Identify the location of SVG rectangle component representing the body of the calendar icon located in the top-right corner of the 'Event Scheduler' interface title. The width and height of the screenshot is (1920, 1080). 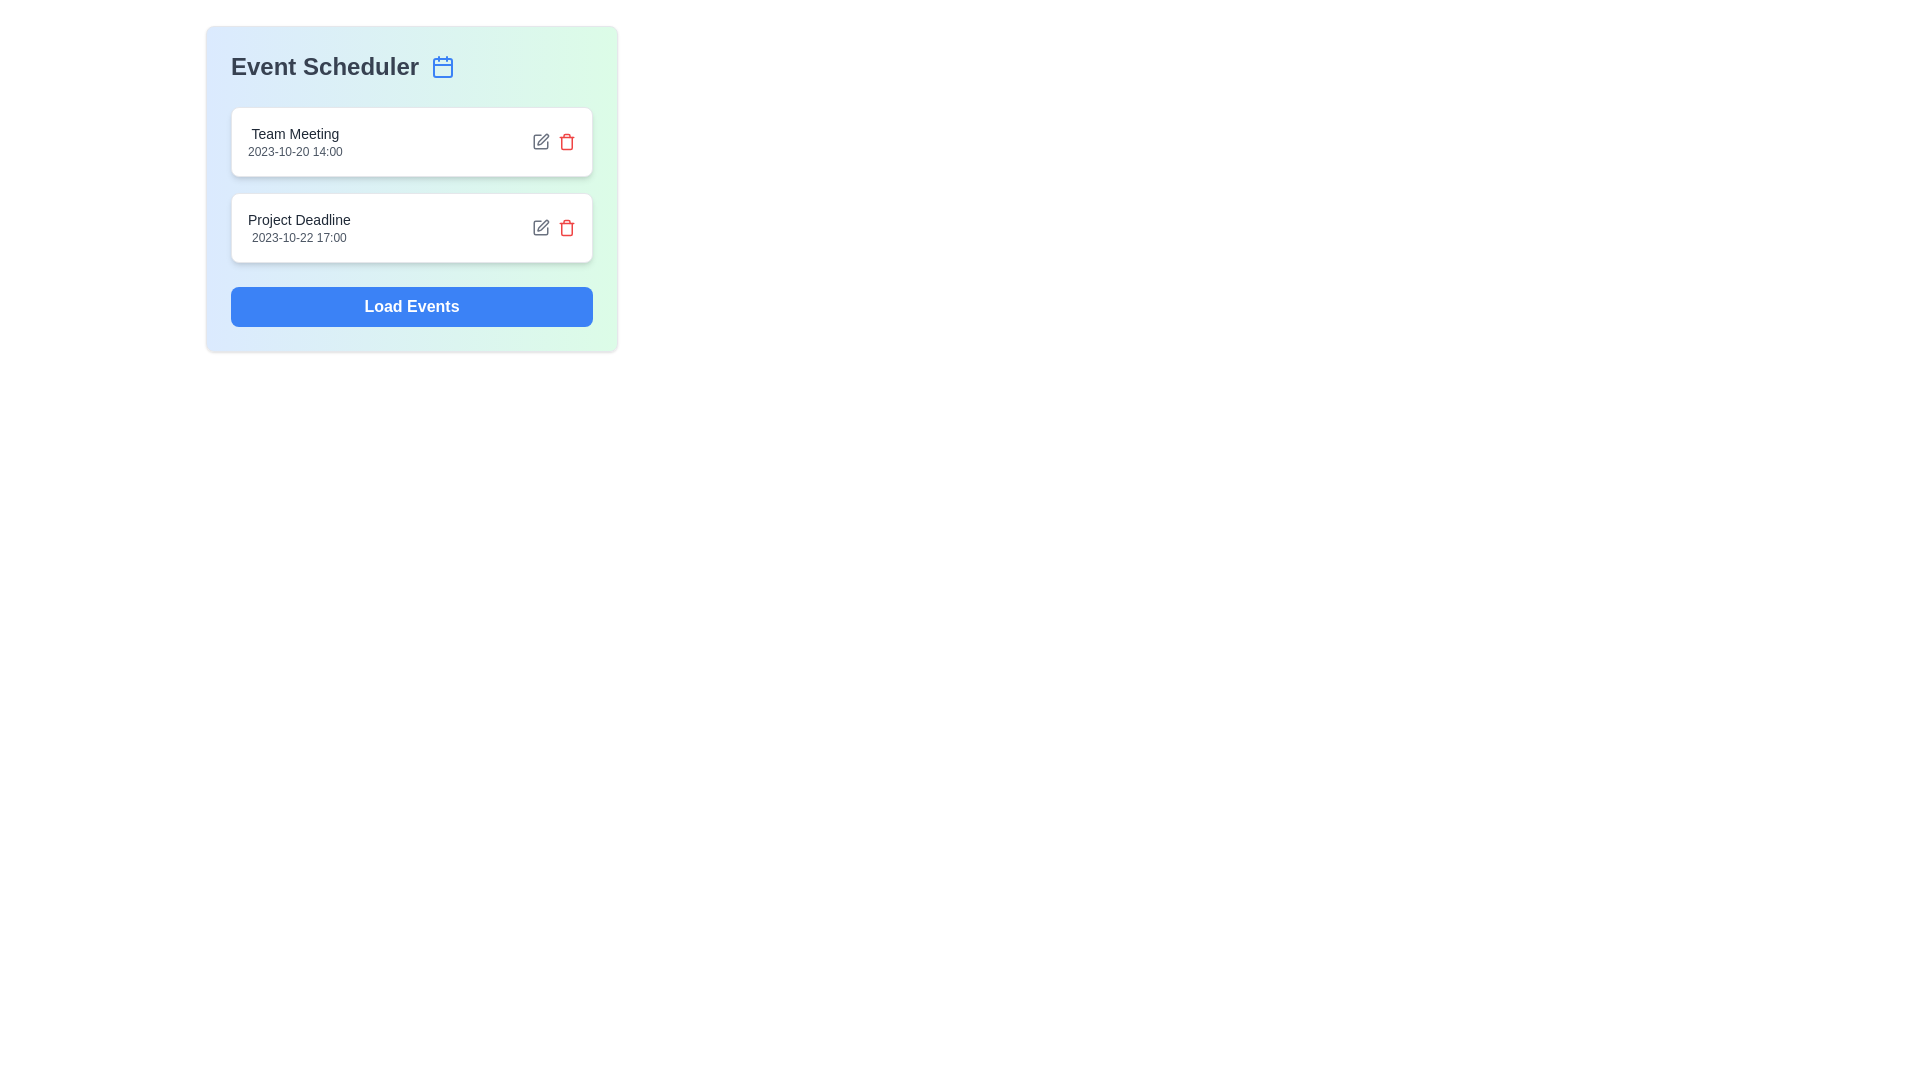
(442, 67).